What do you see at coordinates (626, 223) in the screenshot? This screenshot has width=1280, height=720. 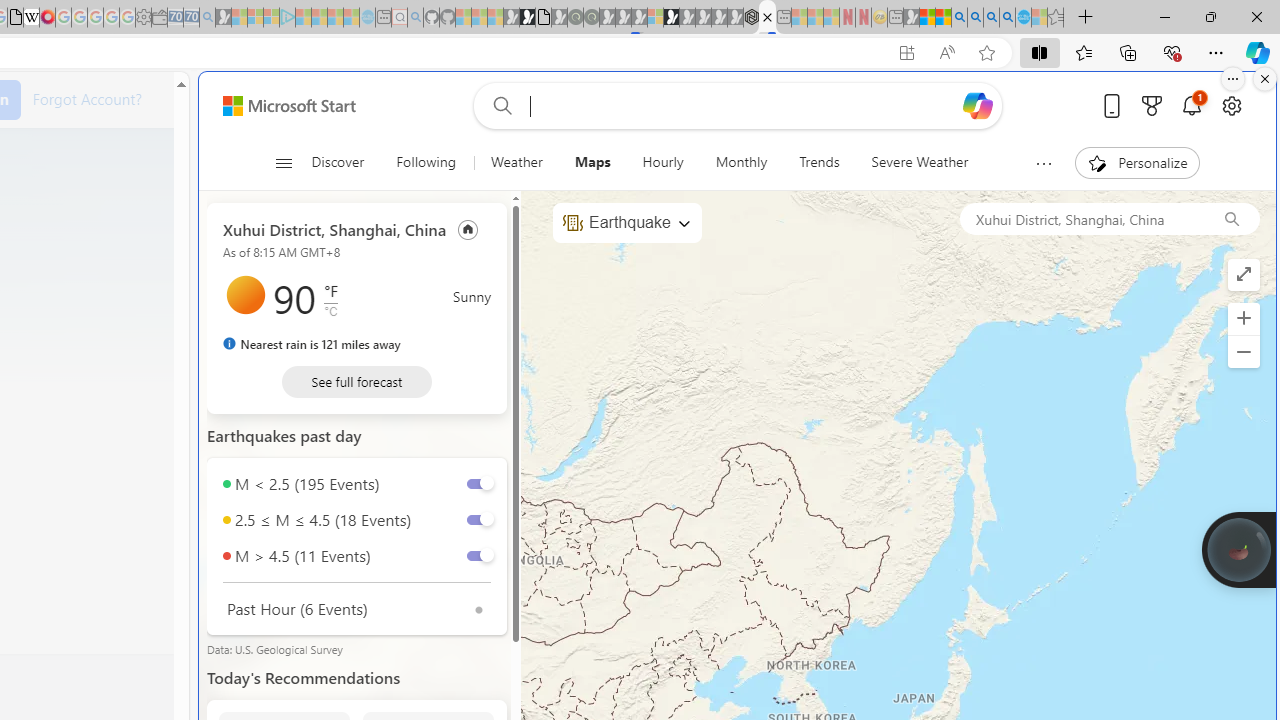 I see `'Earthquake'` at bounding box center [626, 223].